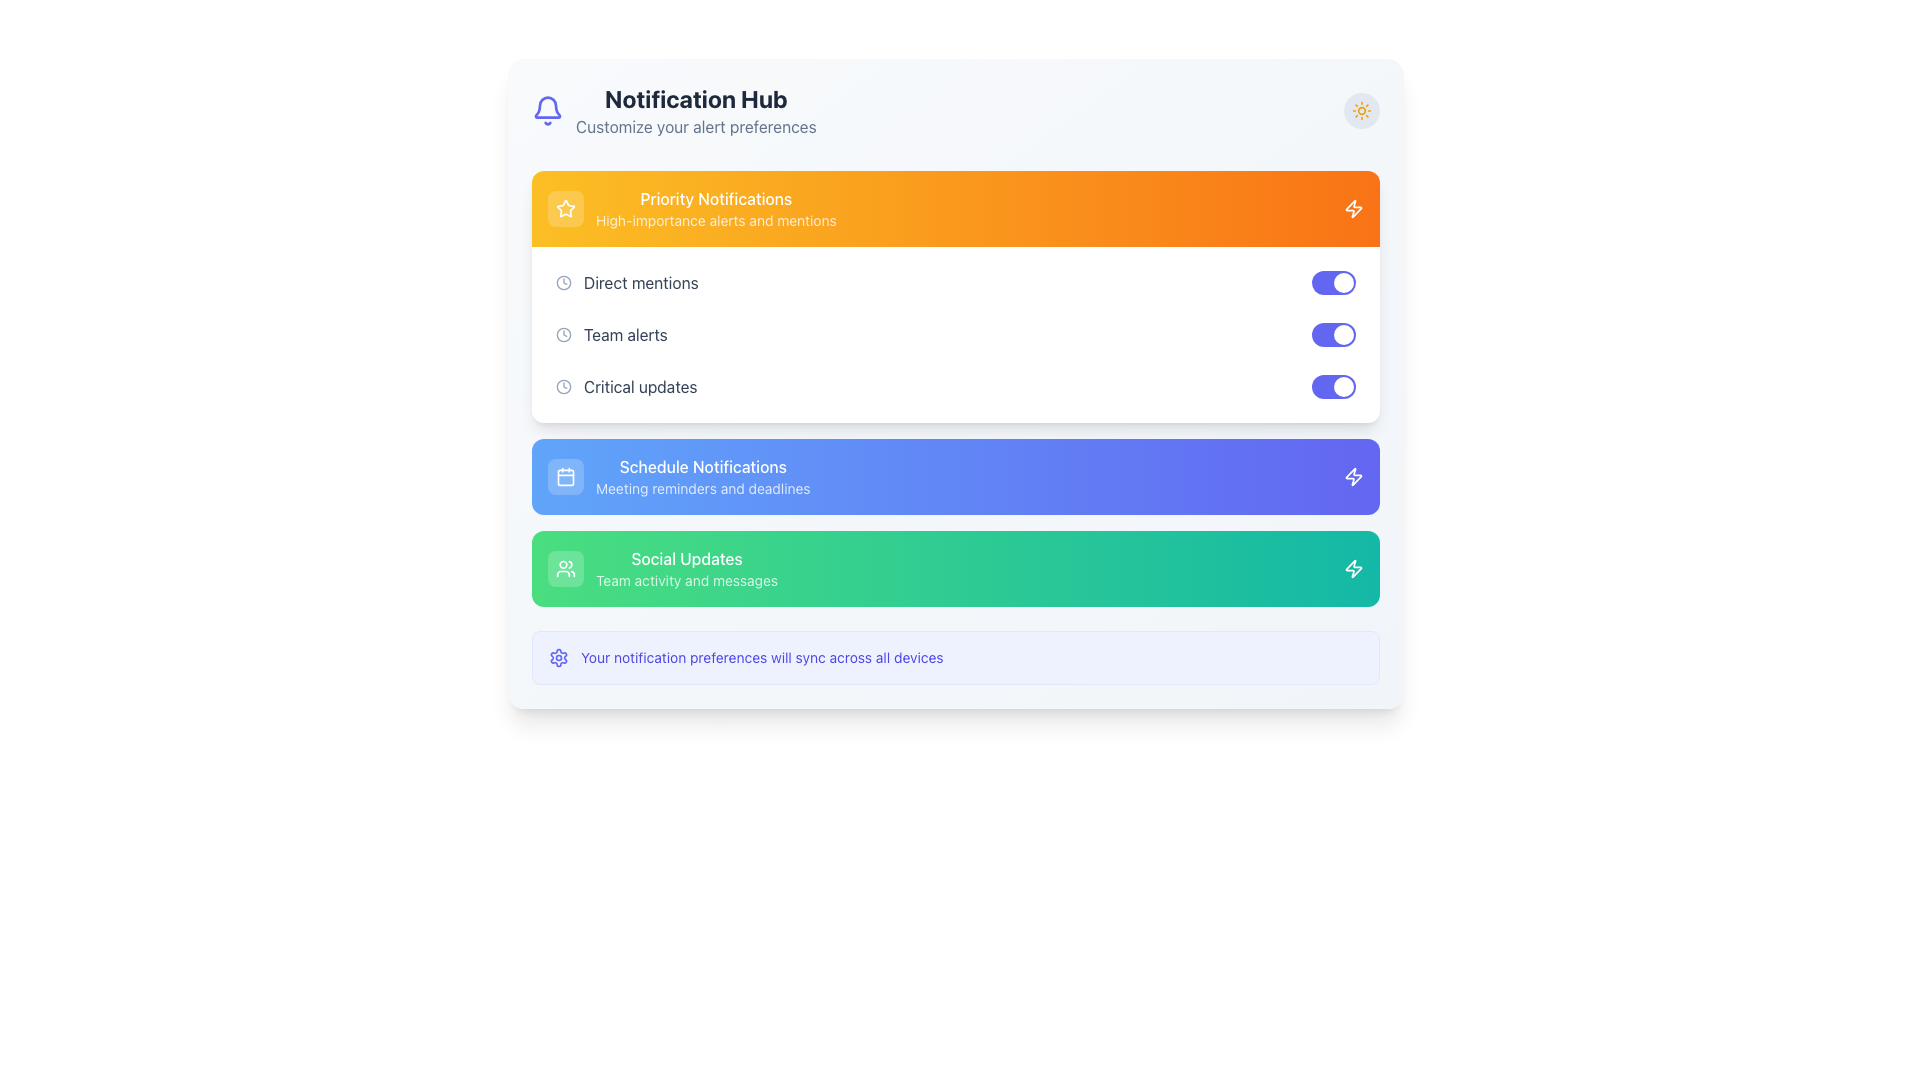 The height and width of the screenshot is (1080, 1920). What do you see at coordinates (563, 386) in the screenshot?
I see `the clock icon in the 'Priority Notifications' section, which is located to the left of the 'Critical updates' text` at bounding box center [563, 386].